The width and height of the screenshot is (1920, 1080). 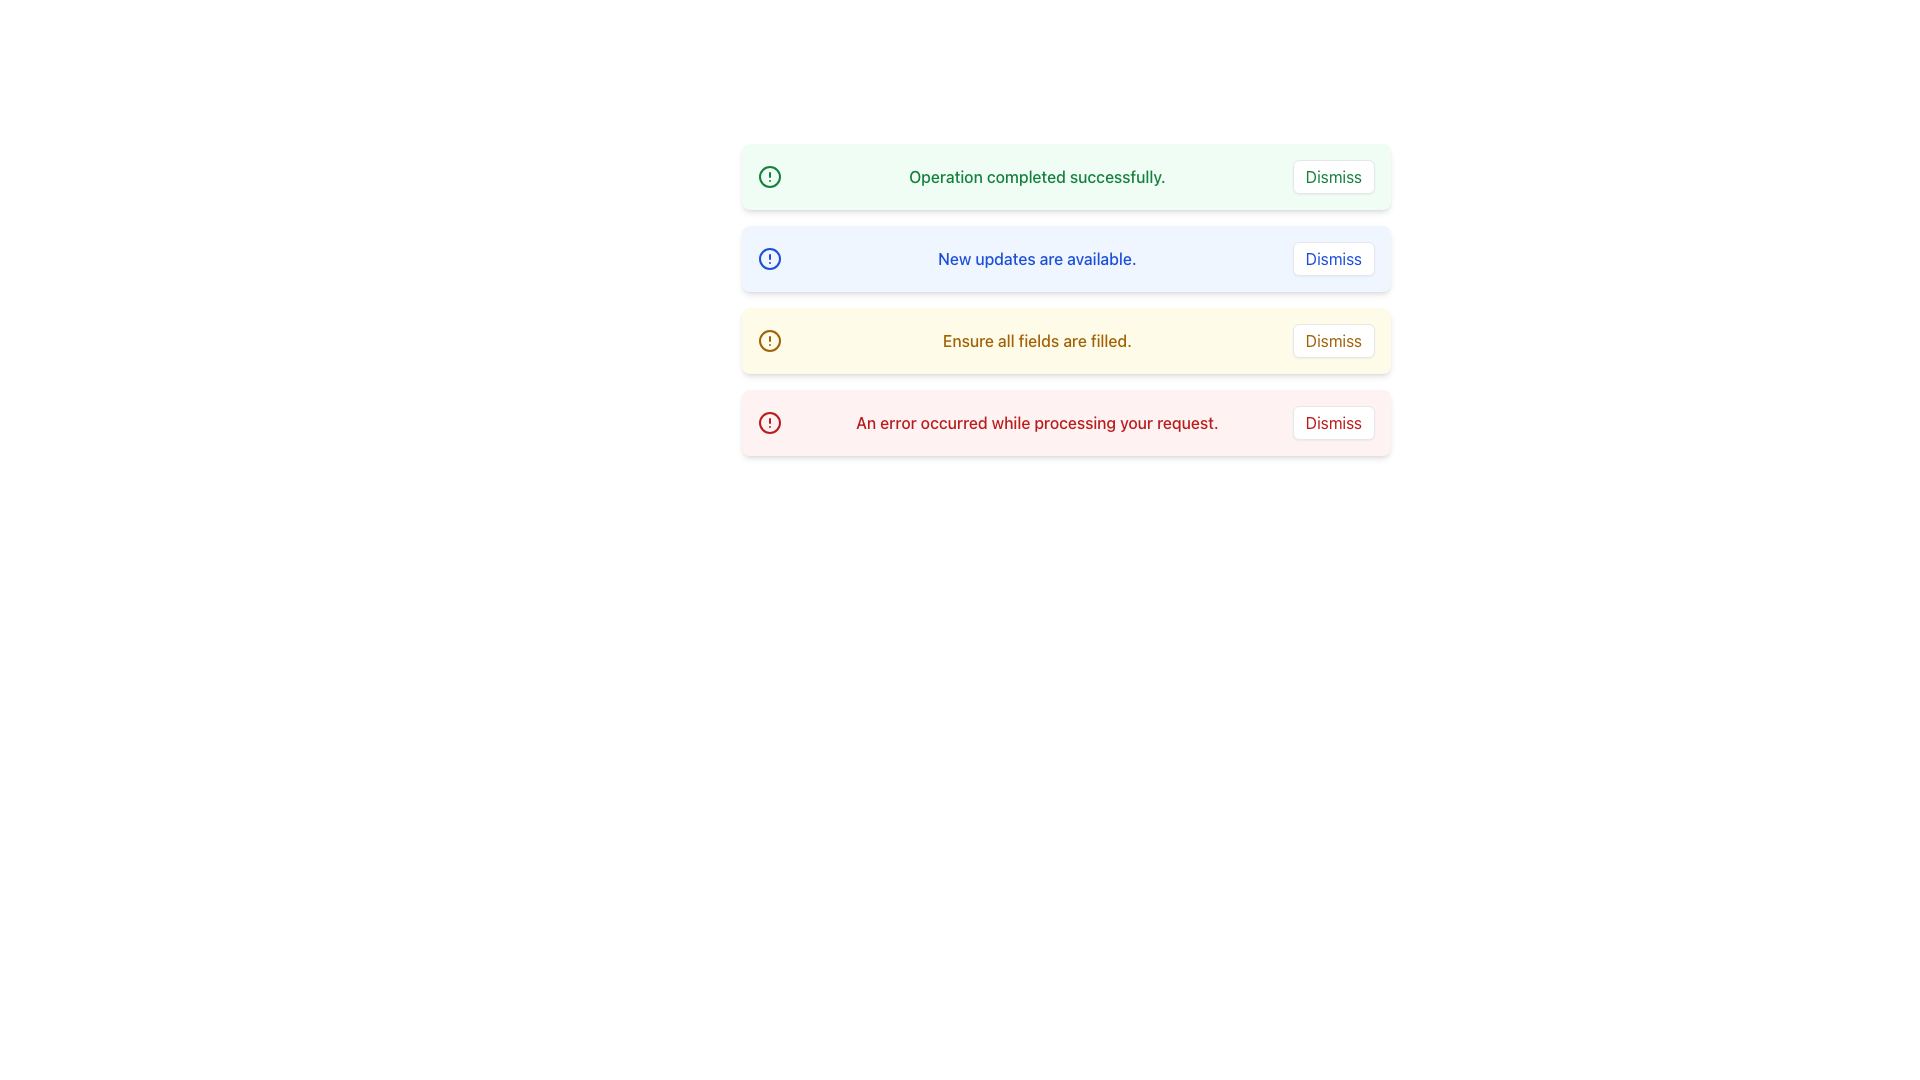 What do you see at coordinates (768, 339) in the screenshot?
I see `circular SVG element that is part of the alert icon on the left side of the yellow notification bar stating 'Ensure all fields are filled.'` at bounding box center [768, 339].